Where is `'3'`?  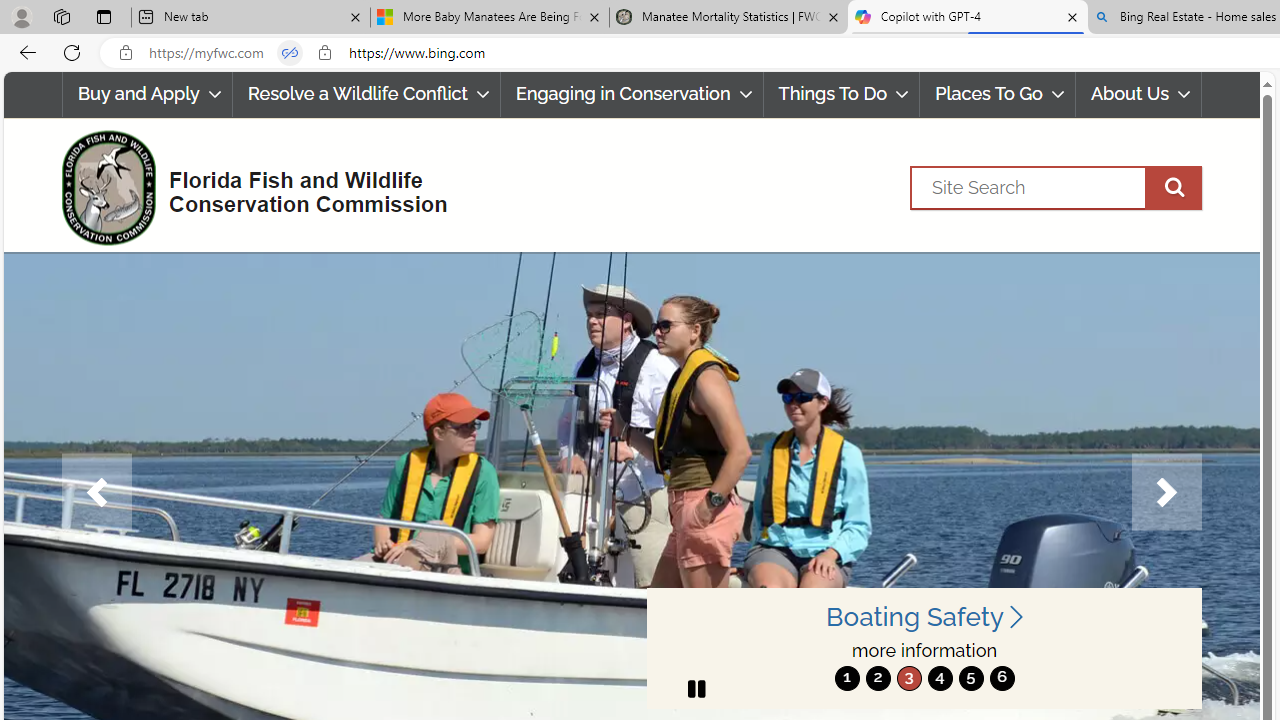 '3' is located at coordinates (907, 677).